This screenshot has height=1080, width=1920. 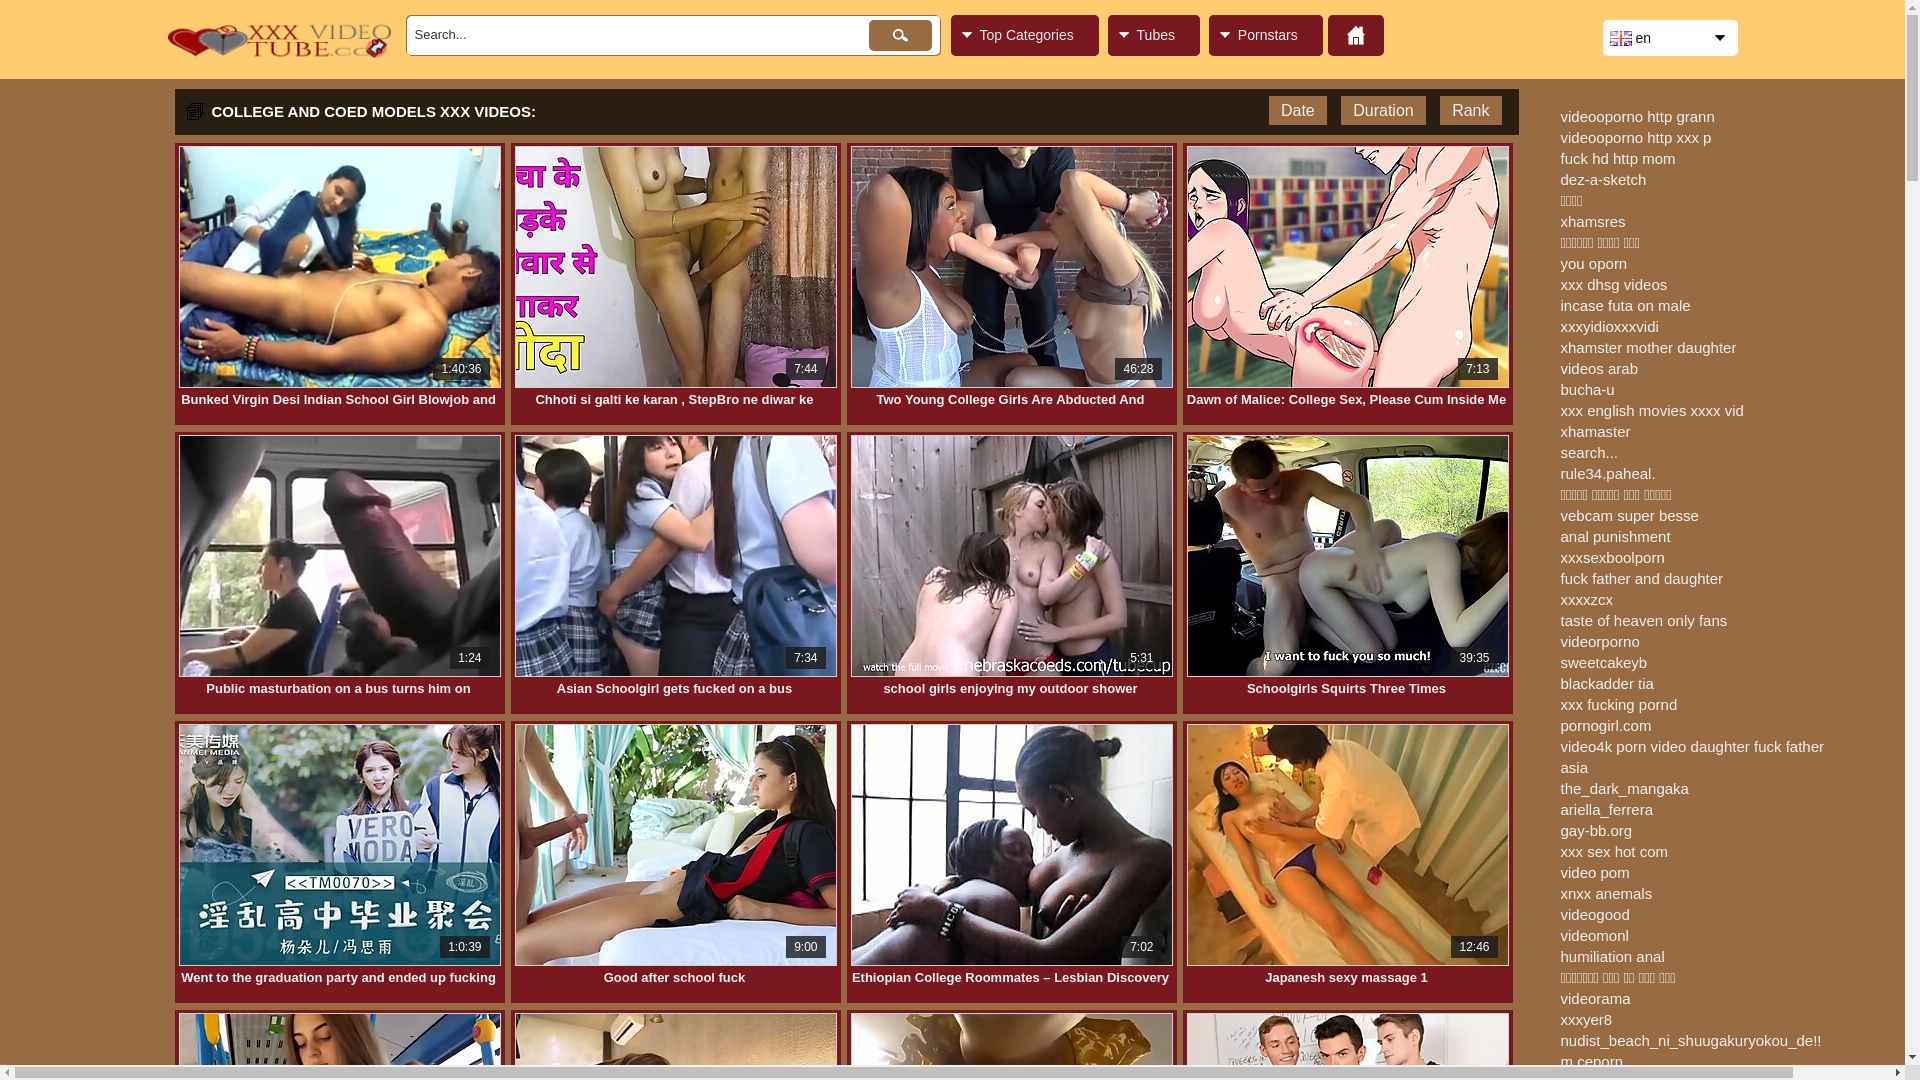 I want to click on 'm.ceporn', so click(x=1590, y=1060).